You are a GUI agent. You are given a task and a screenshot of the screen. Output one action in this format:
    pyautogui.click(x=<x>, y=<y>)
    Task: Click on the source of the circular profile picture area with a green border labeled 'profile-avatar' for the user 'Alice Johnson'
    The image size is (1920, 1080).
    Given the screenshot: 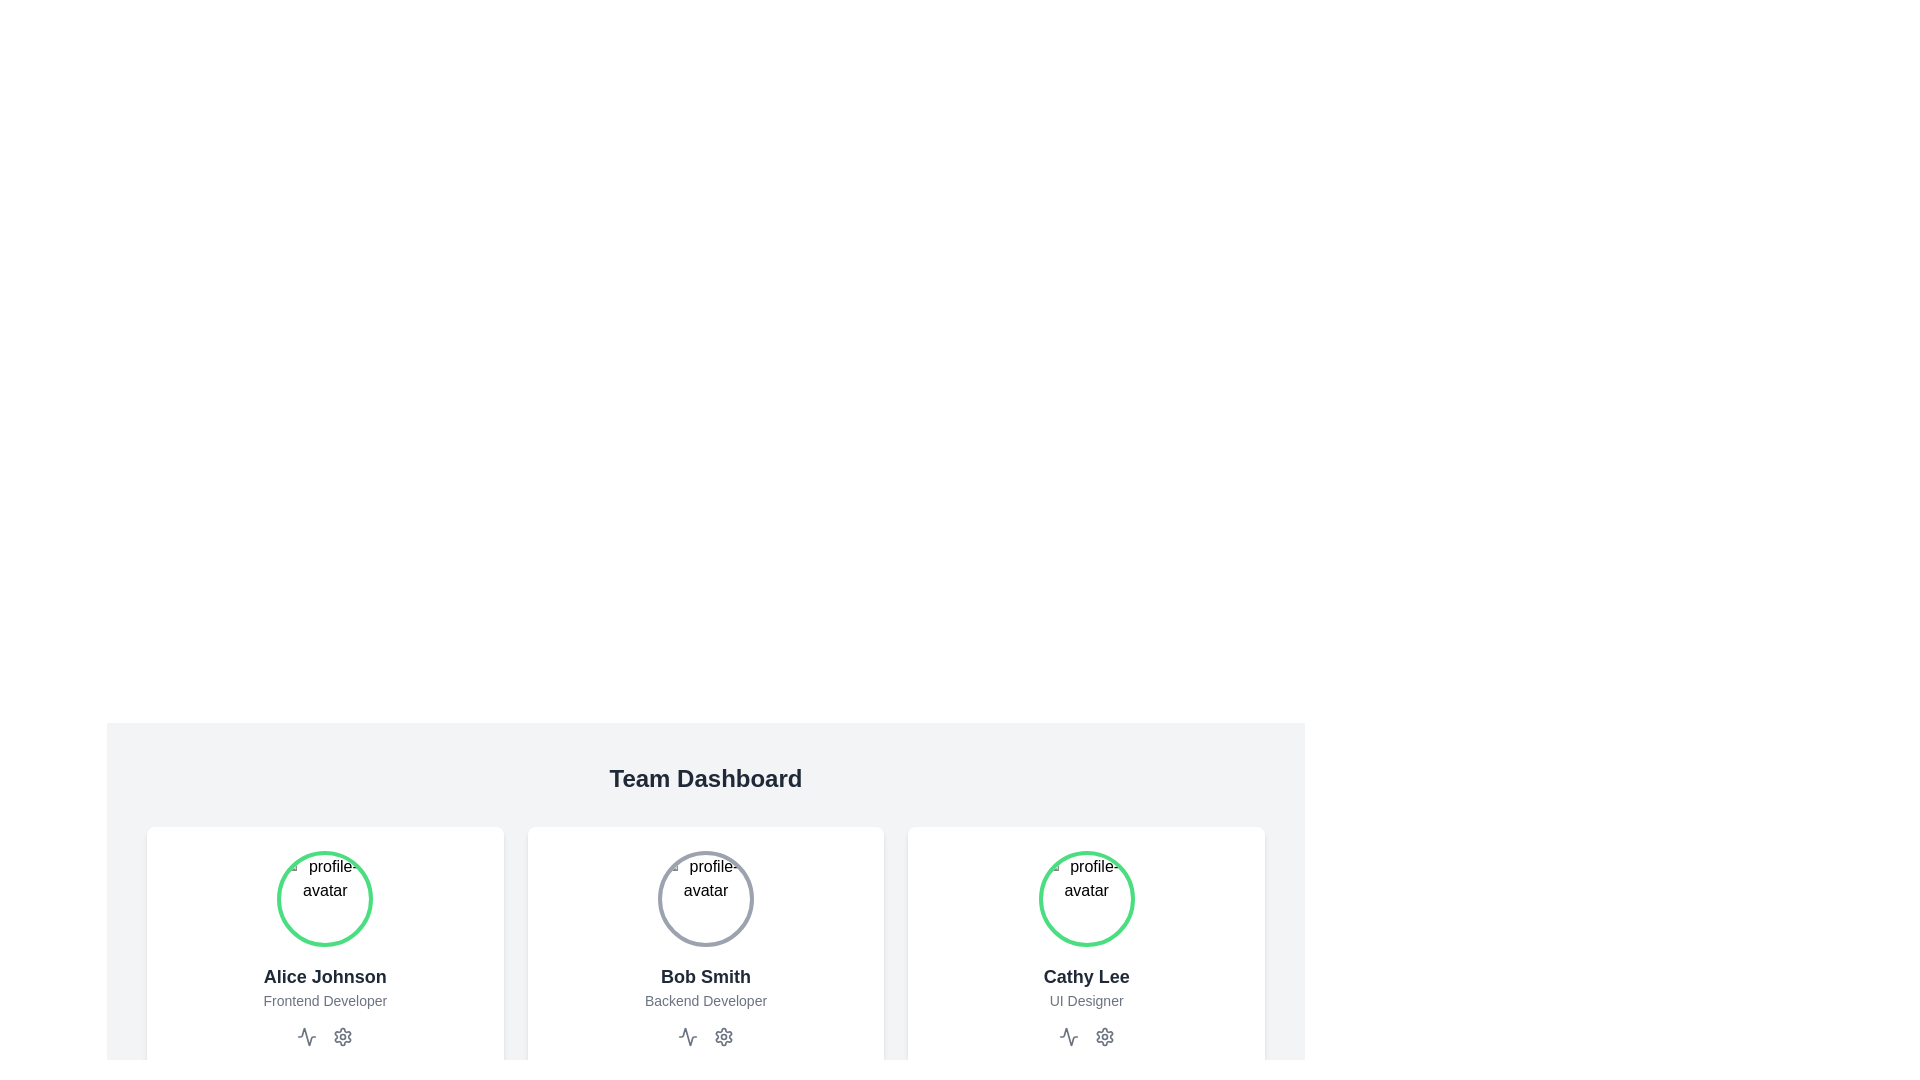 What is the action you would take?
    pyautogui.click(x=325, y=897)
    